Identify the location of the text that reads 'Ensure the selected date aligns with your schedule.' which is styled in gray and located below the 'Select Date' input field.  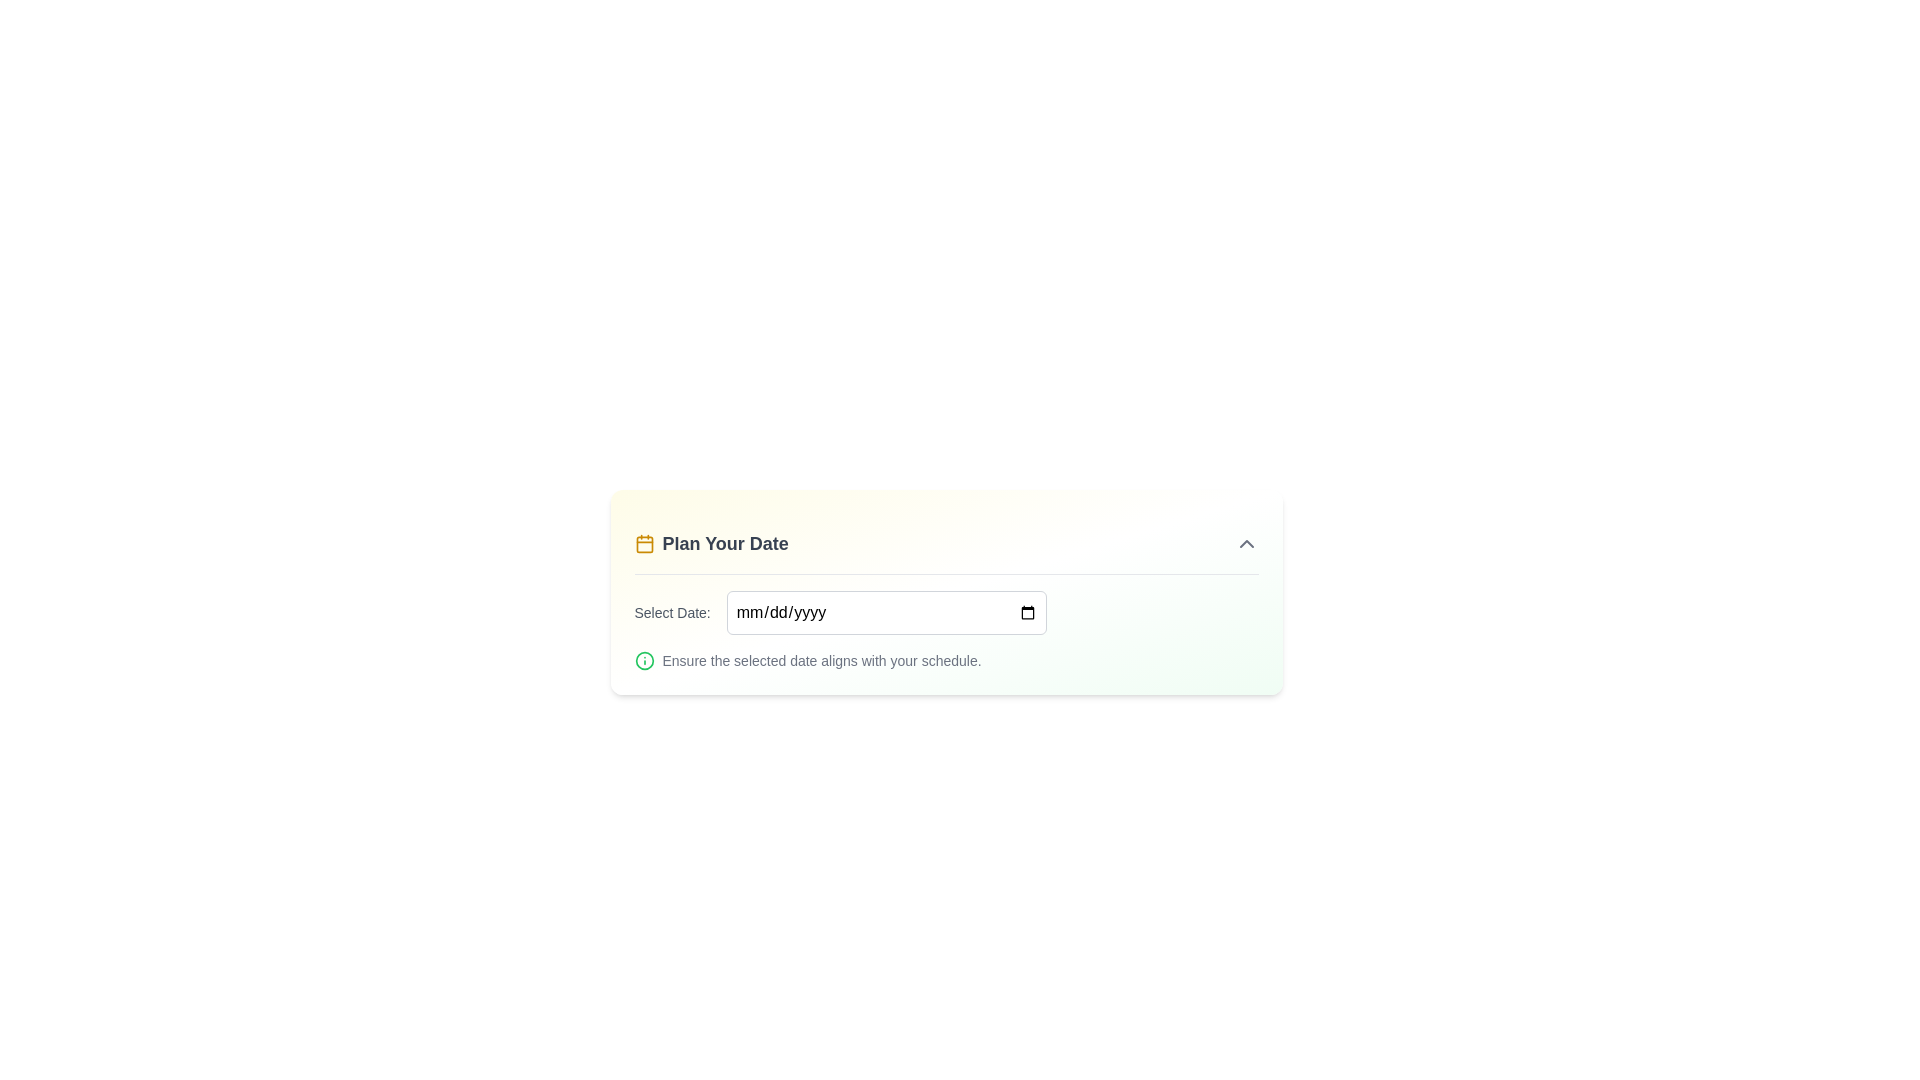
(822, 660).